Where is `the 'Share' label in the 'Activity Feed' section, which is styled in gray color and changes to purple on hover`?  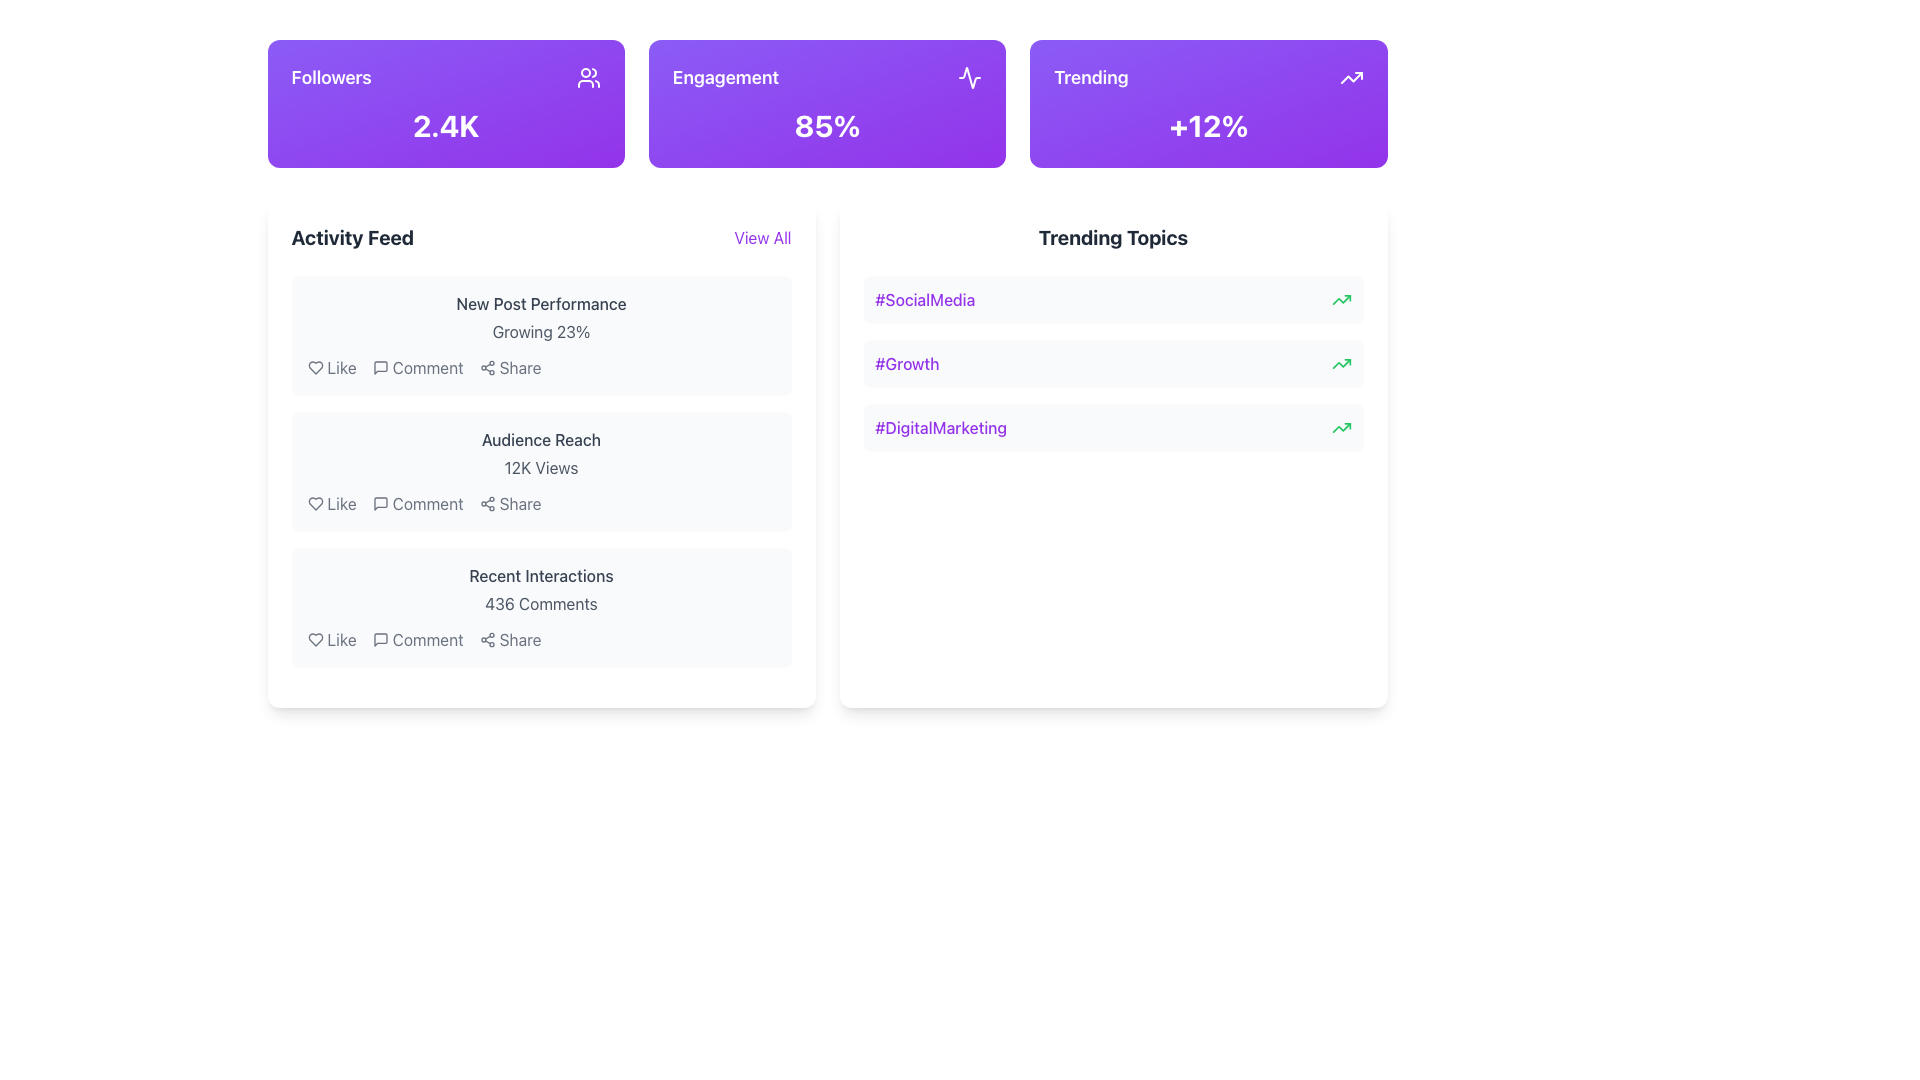 the 'Share' label in the 'Activity Feed' section, which is styled in gray color and changes to purple on hover is located at coordinates (520, 367).